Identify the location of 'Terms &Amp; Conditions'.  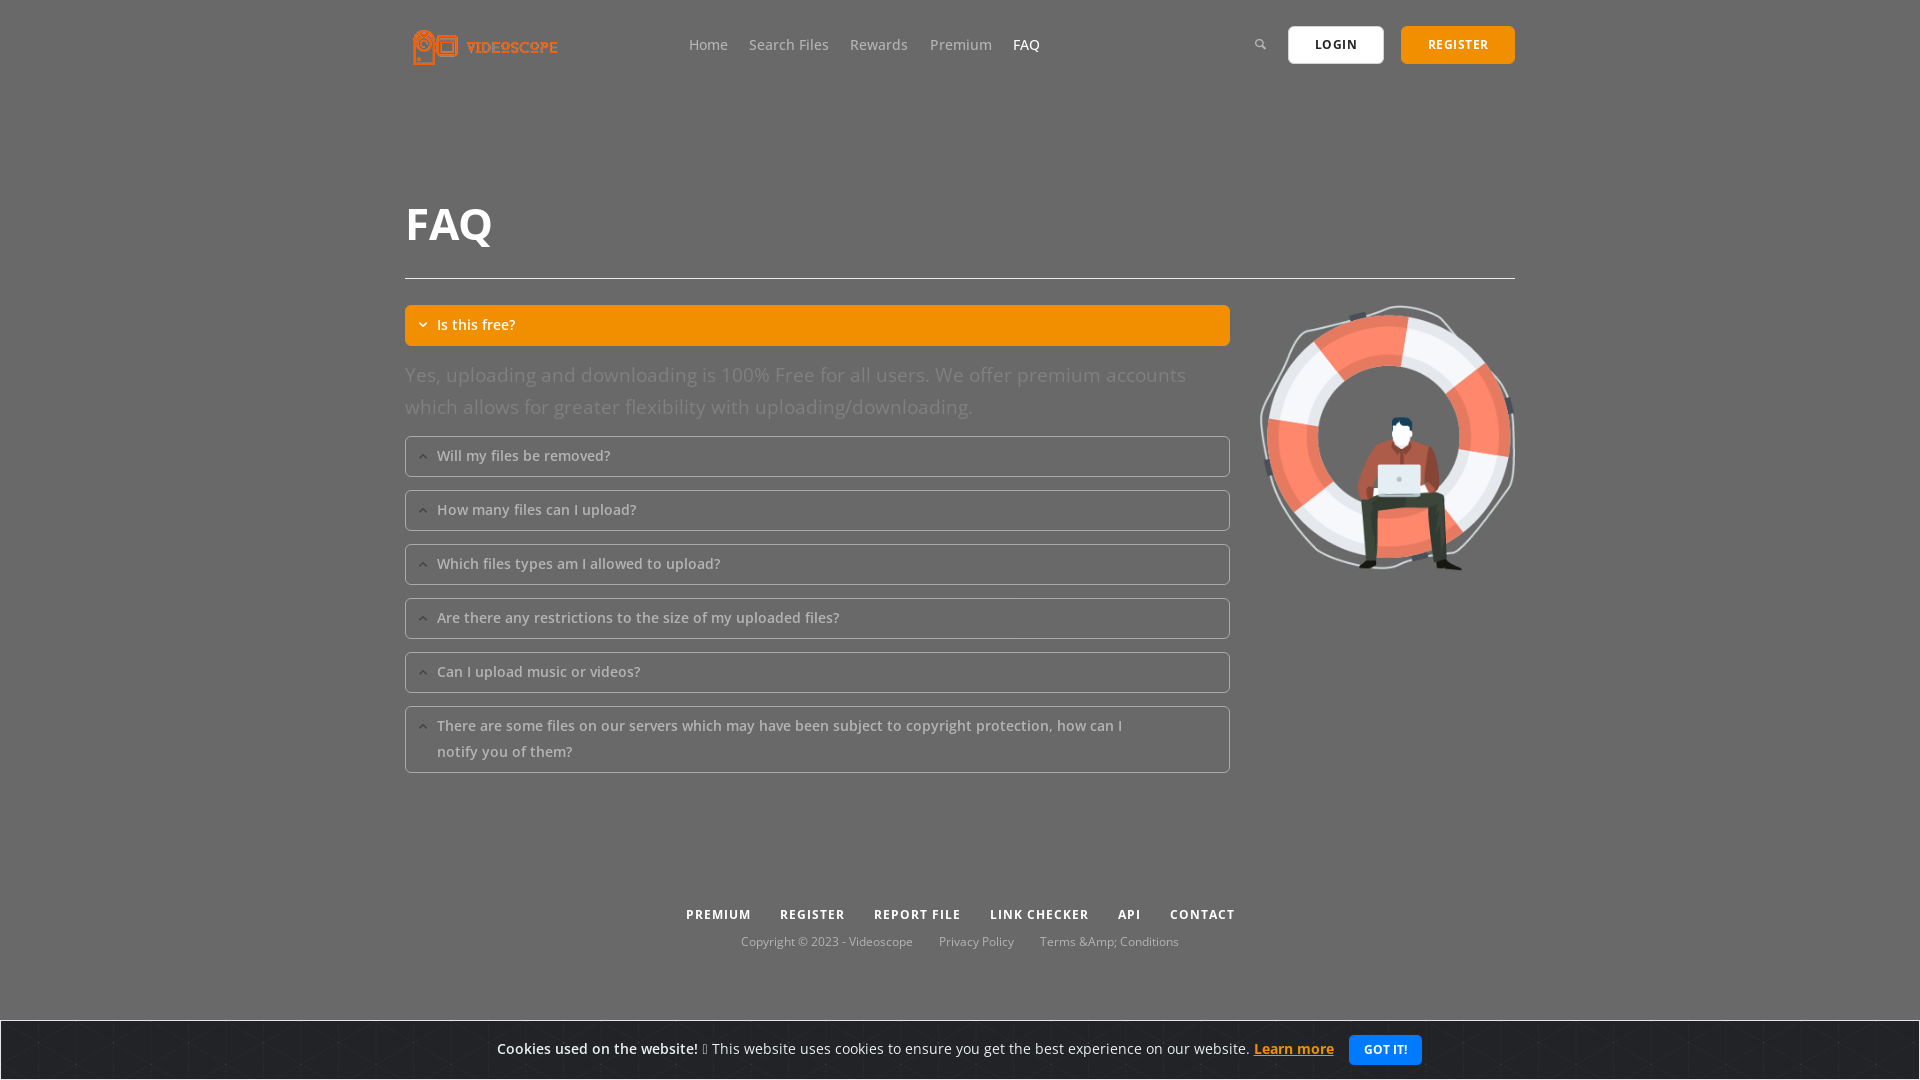
(1108, 941).